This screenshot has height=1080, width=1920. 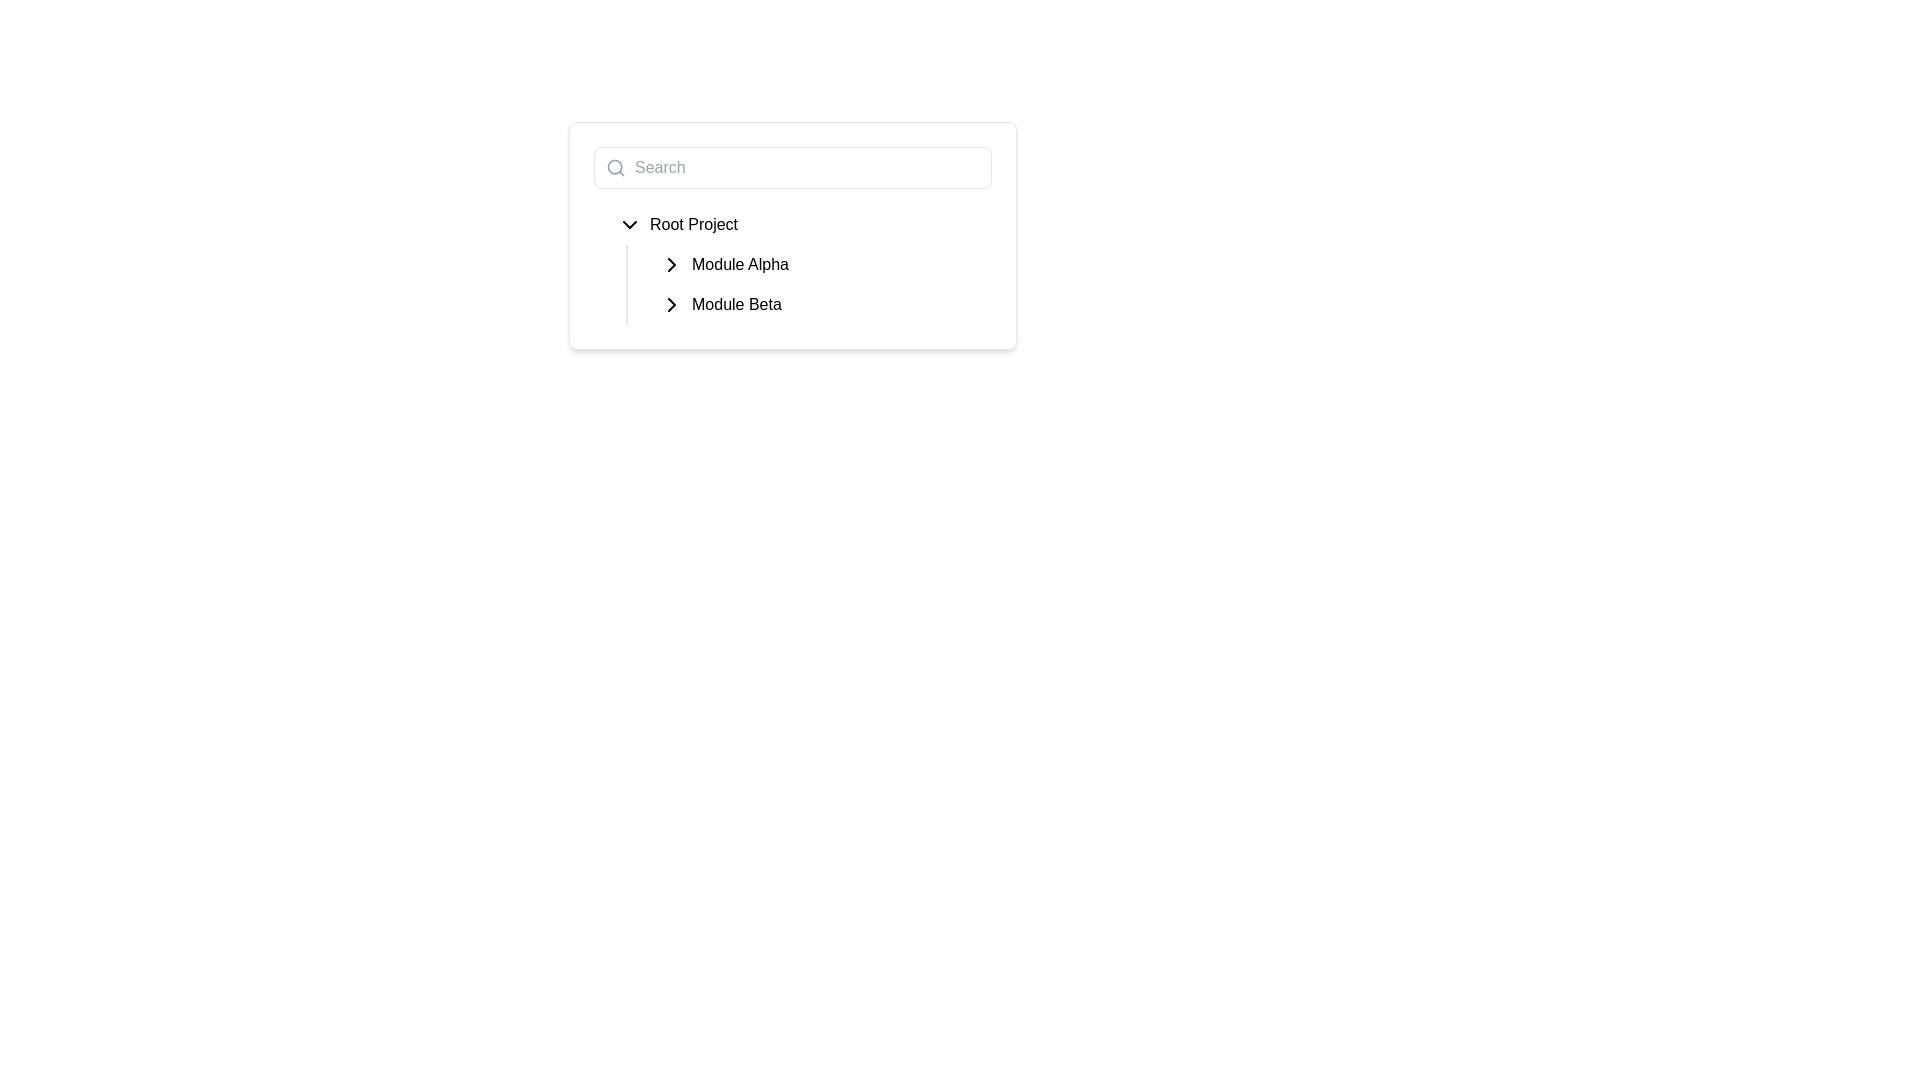 I want to click on the text label or link for 'Module Beta', so click(x=735, y=304).